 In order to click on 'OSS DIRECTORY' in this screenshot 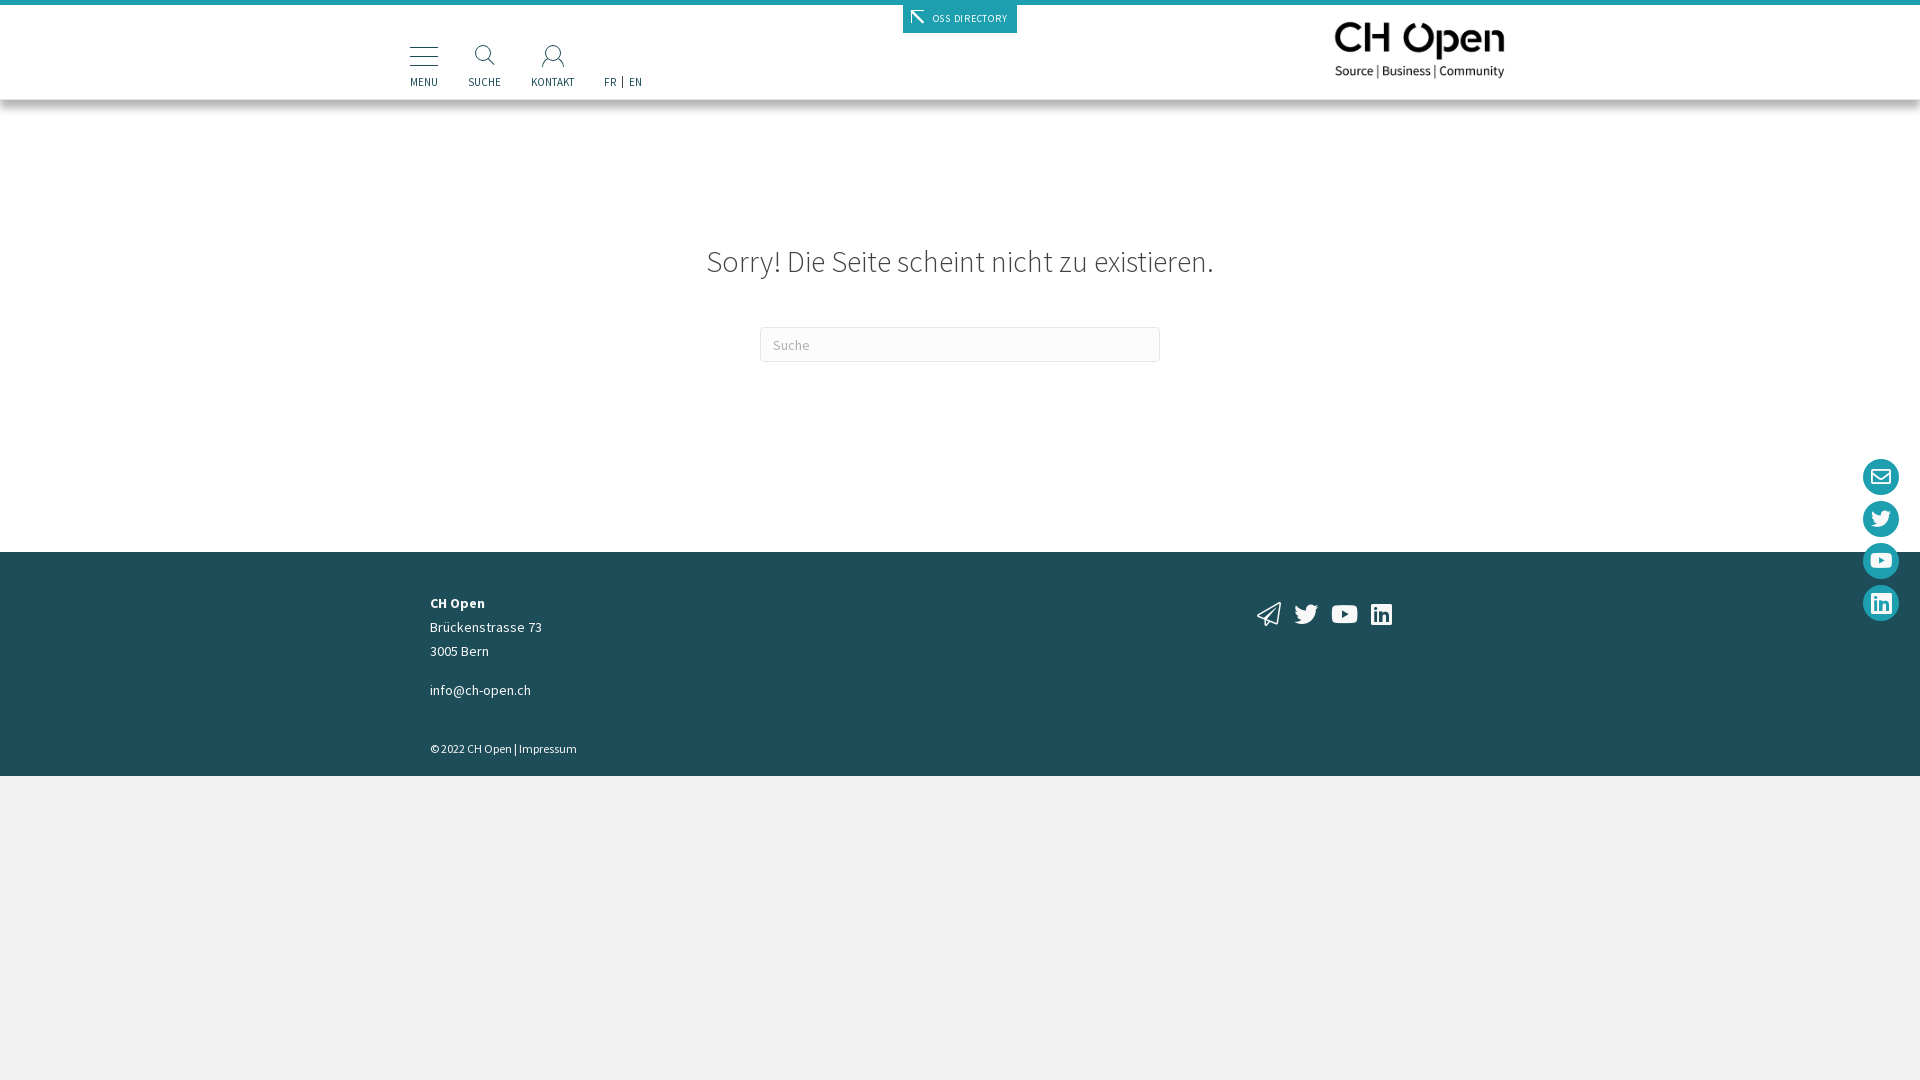, I will do `click(901, 19)`.